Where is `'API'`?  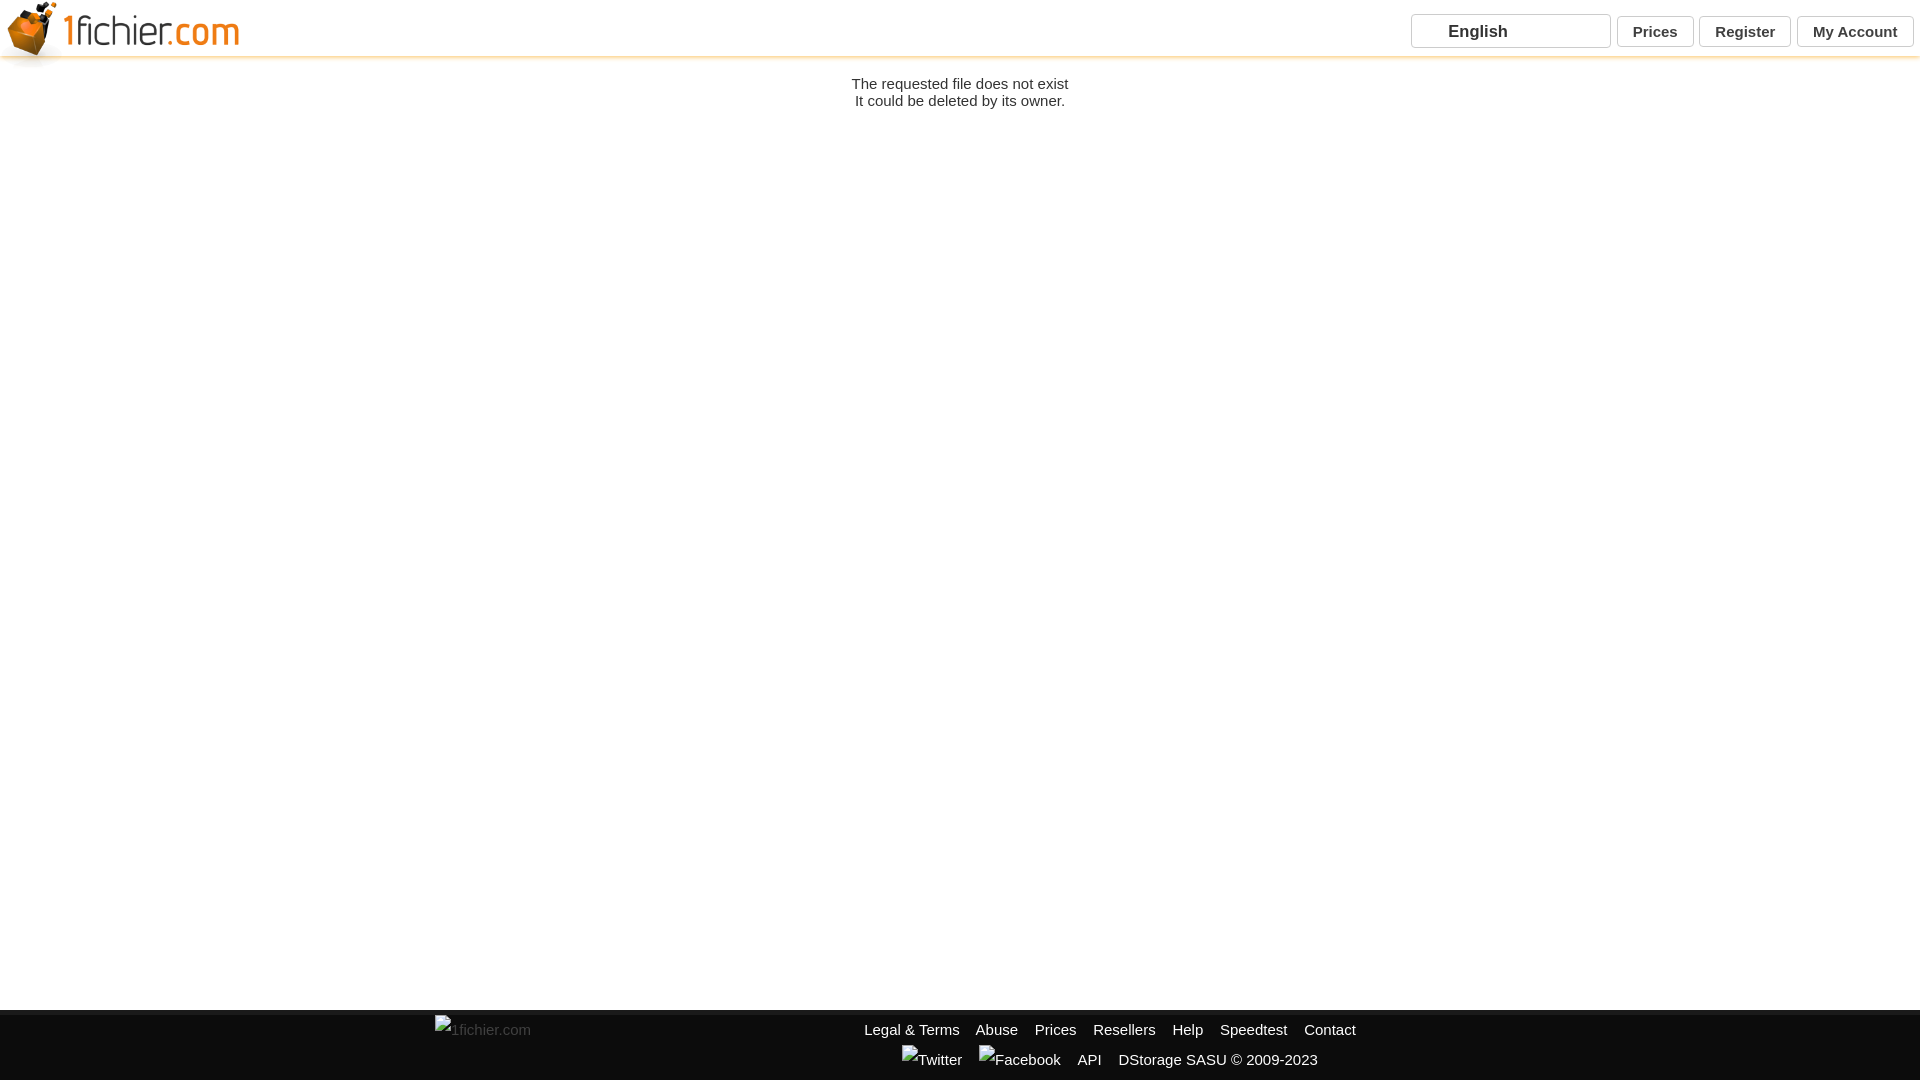
'API' is located at coordinates (1088, 1058).